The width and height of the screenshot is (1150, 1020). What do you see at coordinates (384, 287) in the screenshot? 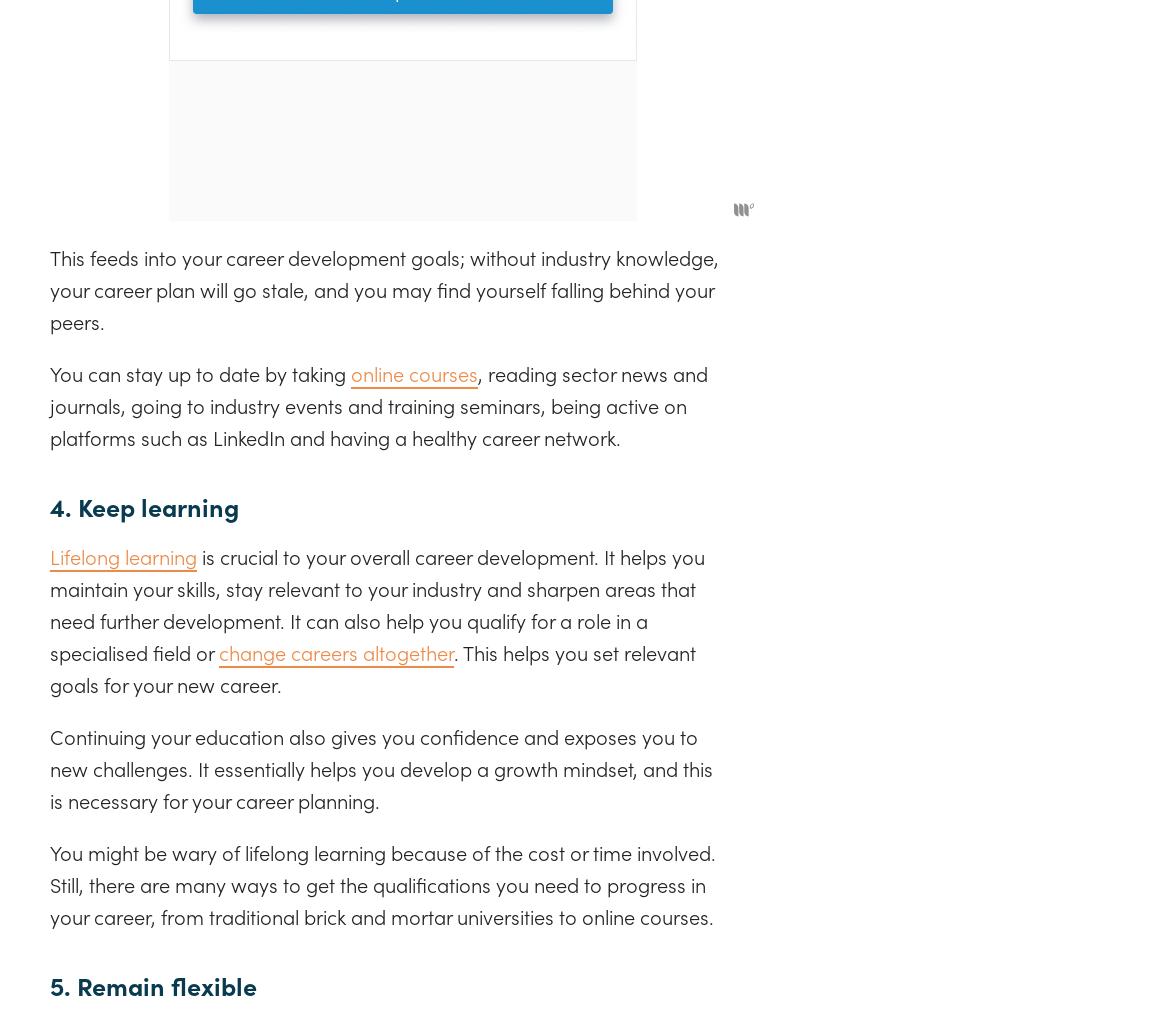
I see `'This feeds into your career development goals; without industry knowledge, your career plan will go stale, and you may find yourself falling behind your peers.'` at bounding box center [384, 287].